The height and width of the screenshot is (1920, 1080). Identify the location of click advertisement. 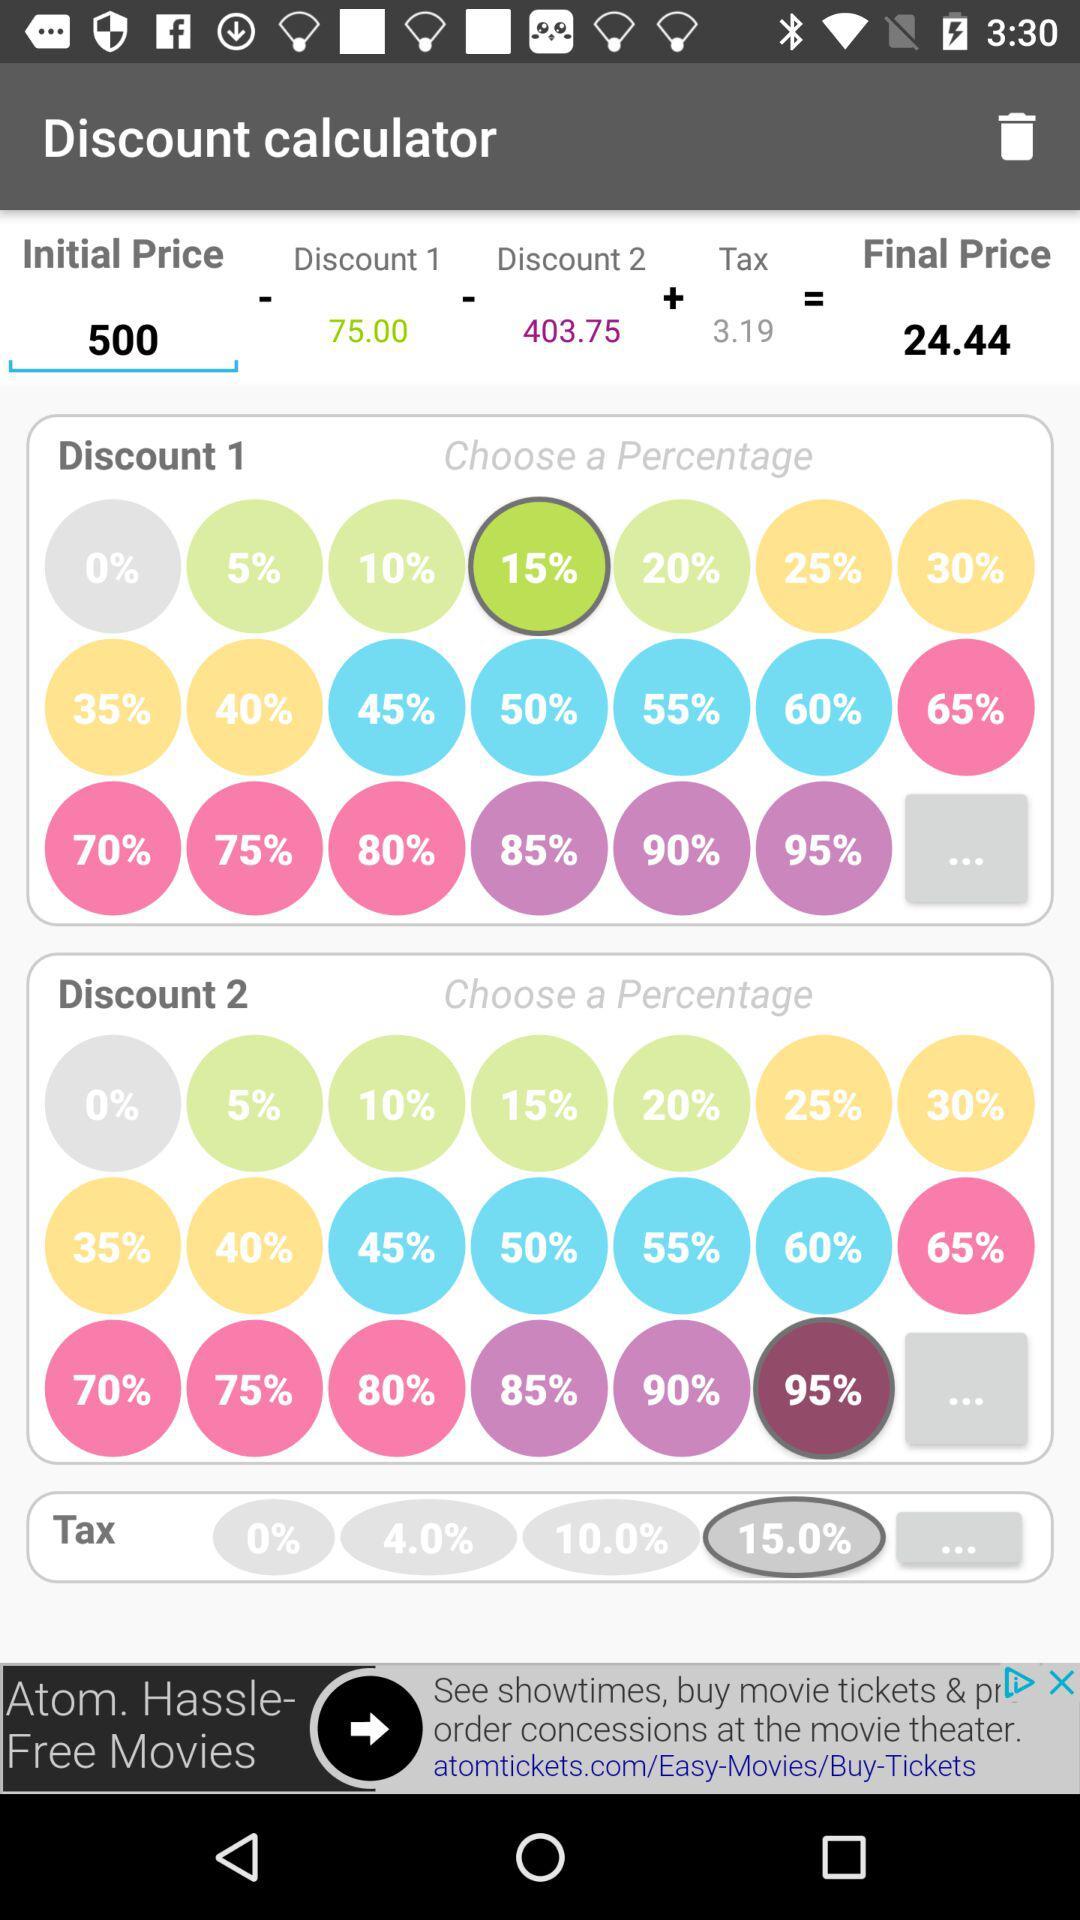
(540, 1727).